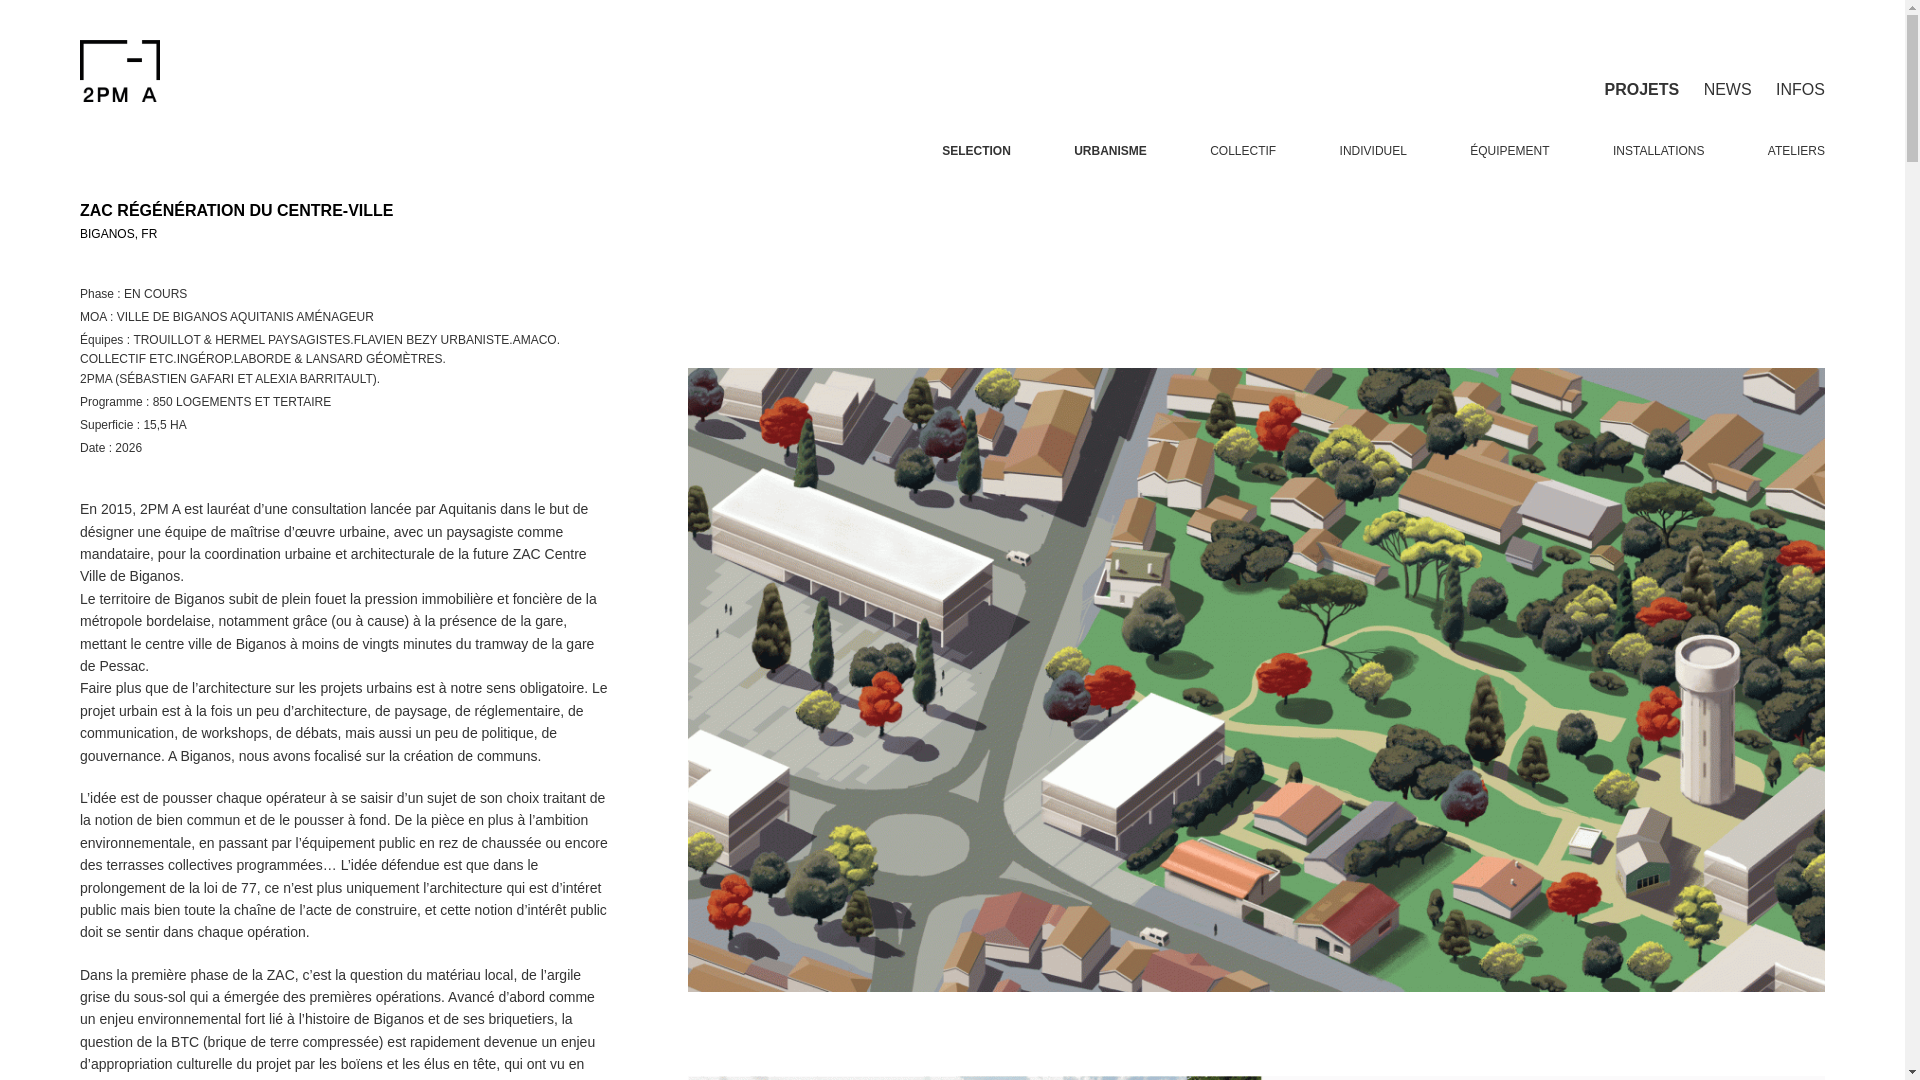  What do you see at coordinates (1372, 135) in the screenshot?
I see `'INDIVIDUEL'` at bounding box center [1372, 135].